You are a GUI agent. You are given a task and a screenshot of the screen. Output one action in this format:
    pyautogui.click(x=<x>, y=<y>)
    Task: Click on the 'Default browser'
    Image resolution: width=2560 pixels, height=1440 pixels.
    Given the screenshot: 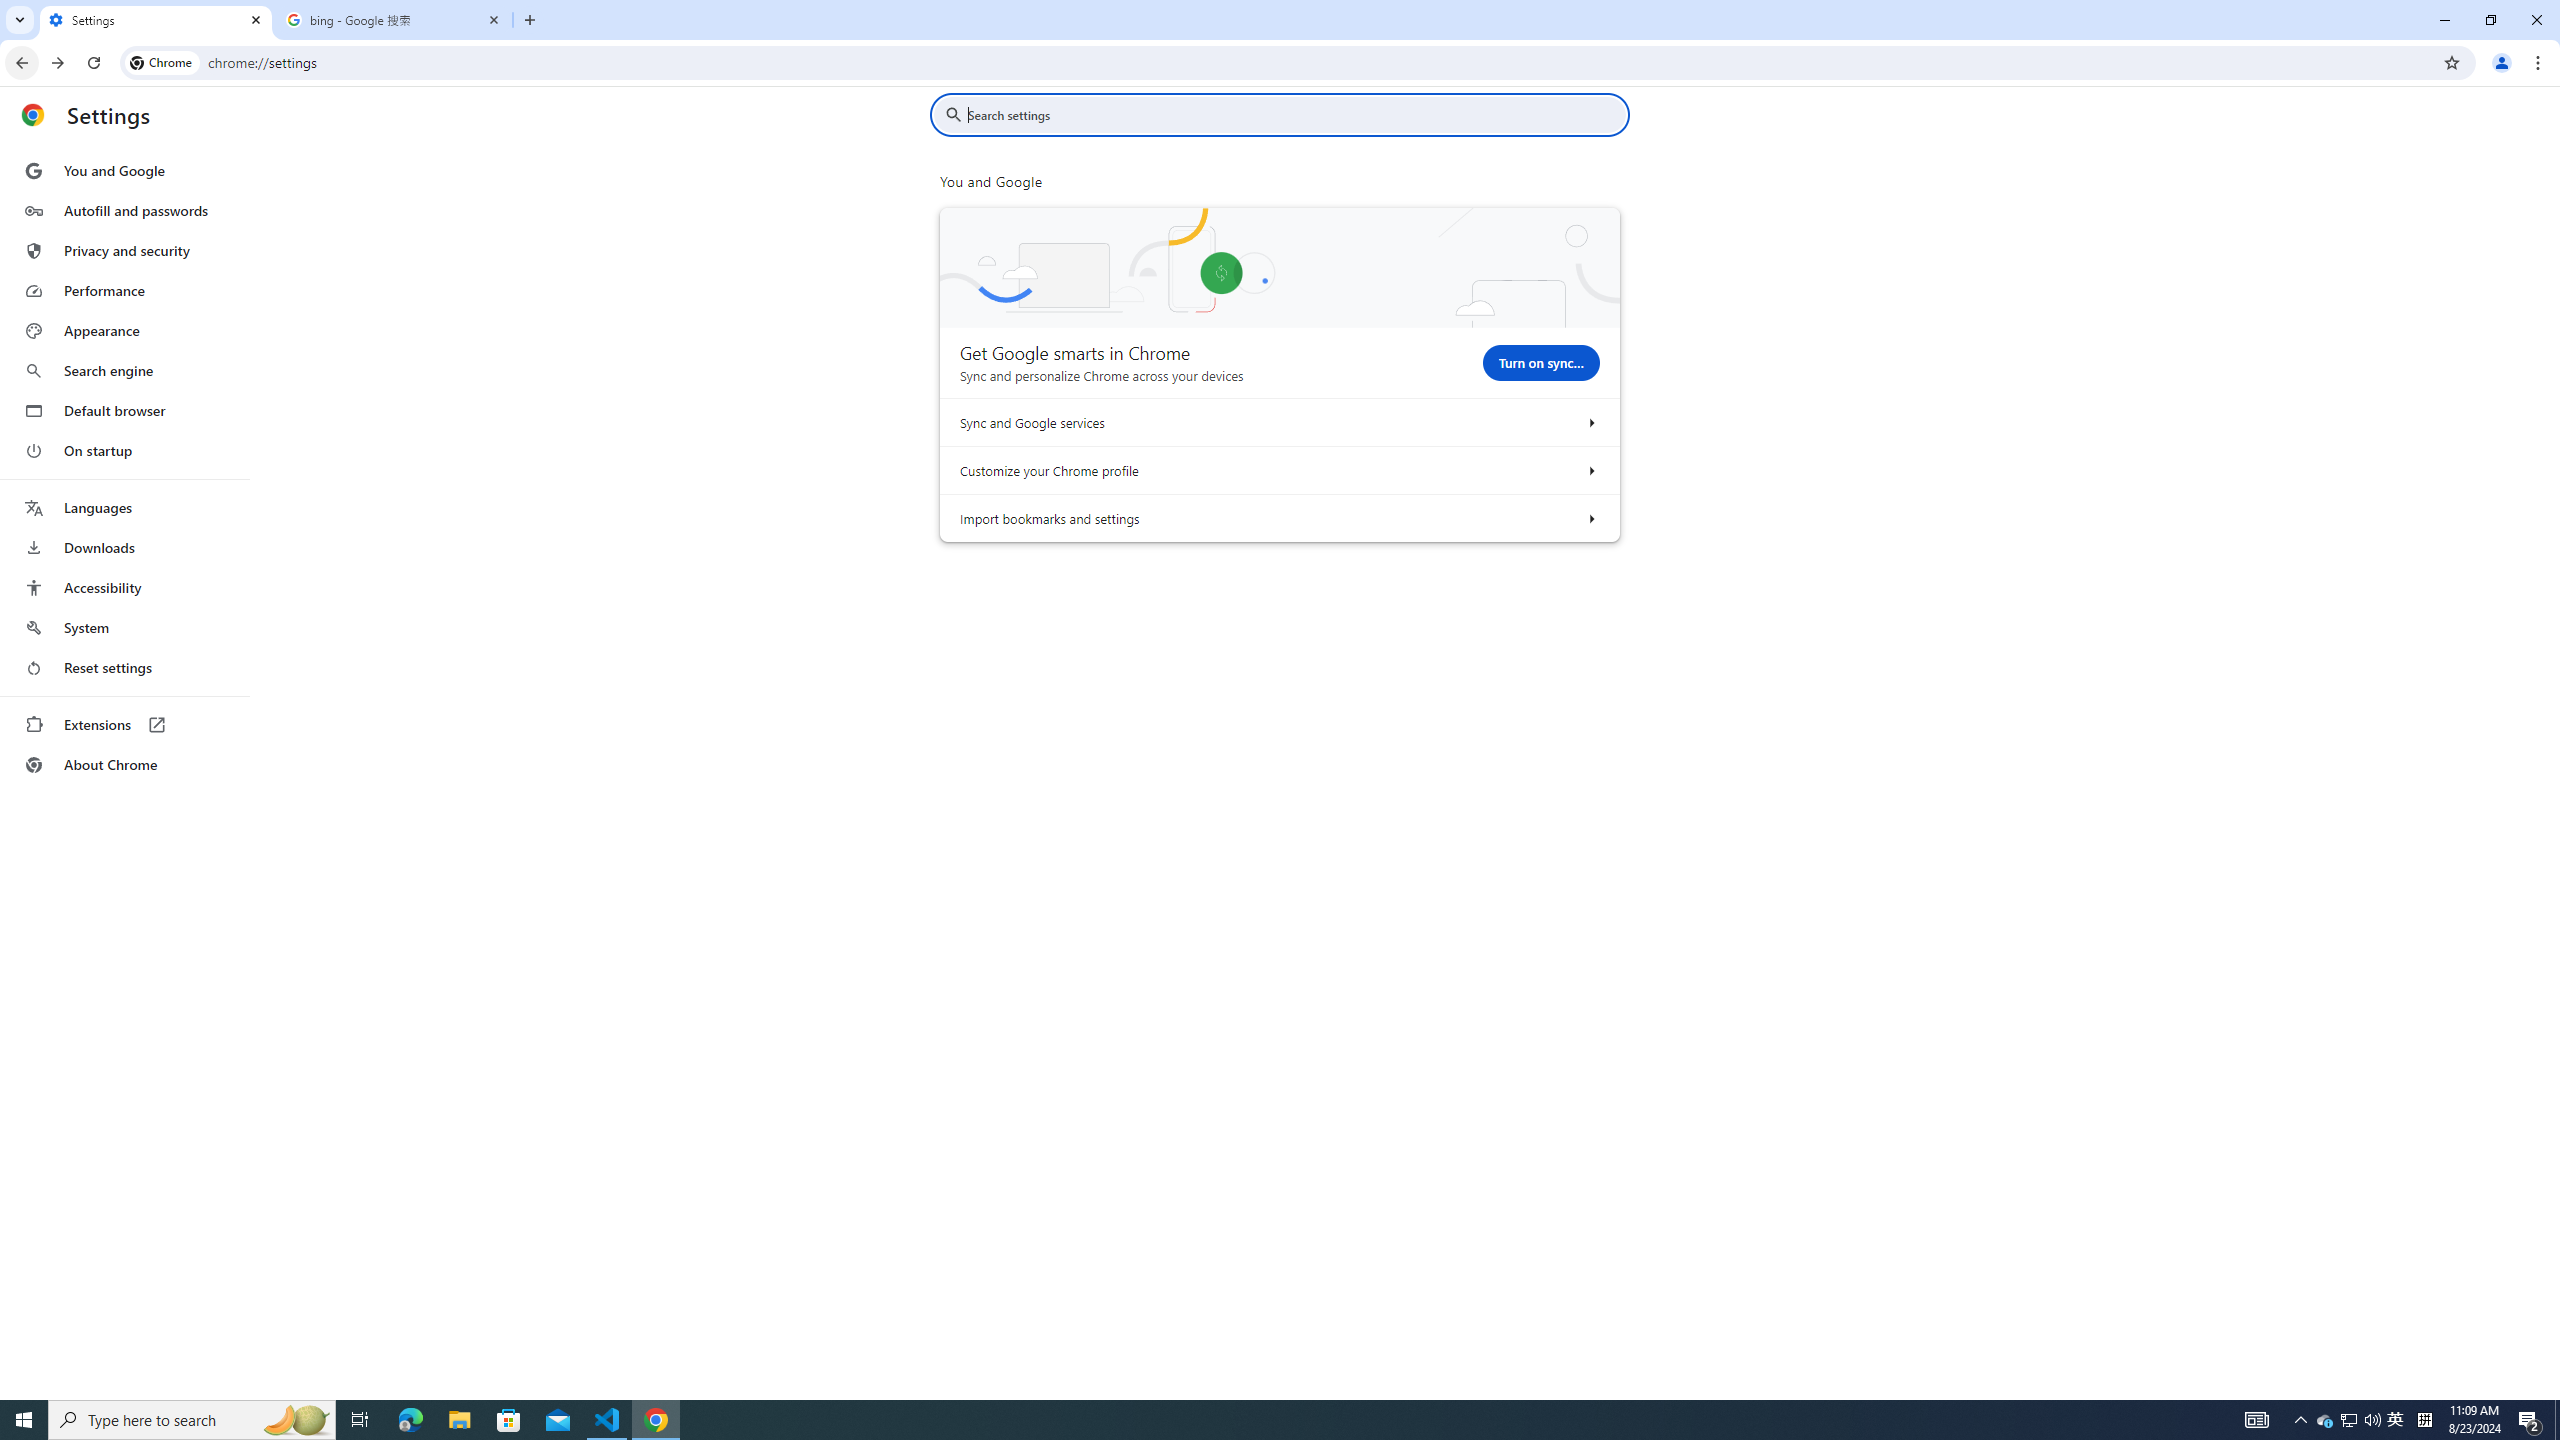 What is the action you would take?
    pyautogui.click(x=123, y=410)
    